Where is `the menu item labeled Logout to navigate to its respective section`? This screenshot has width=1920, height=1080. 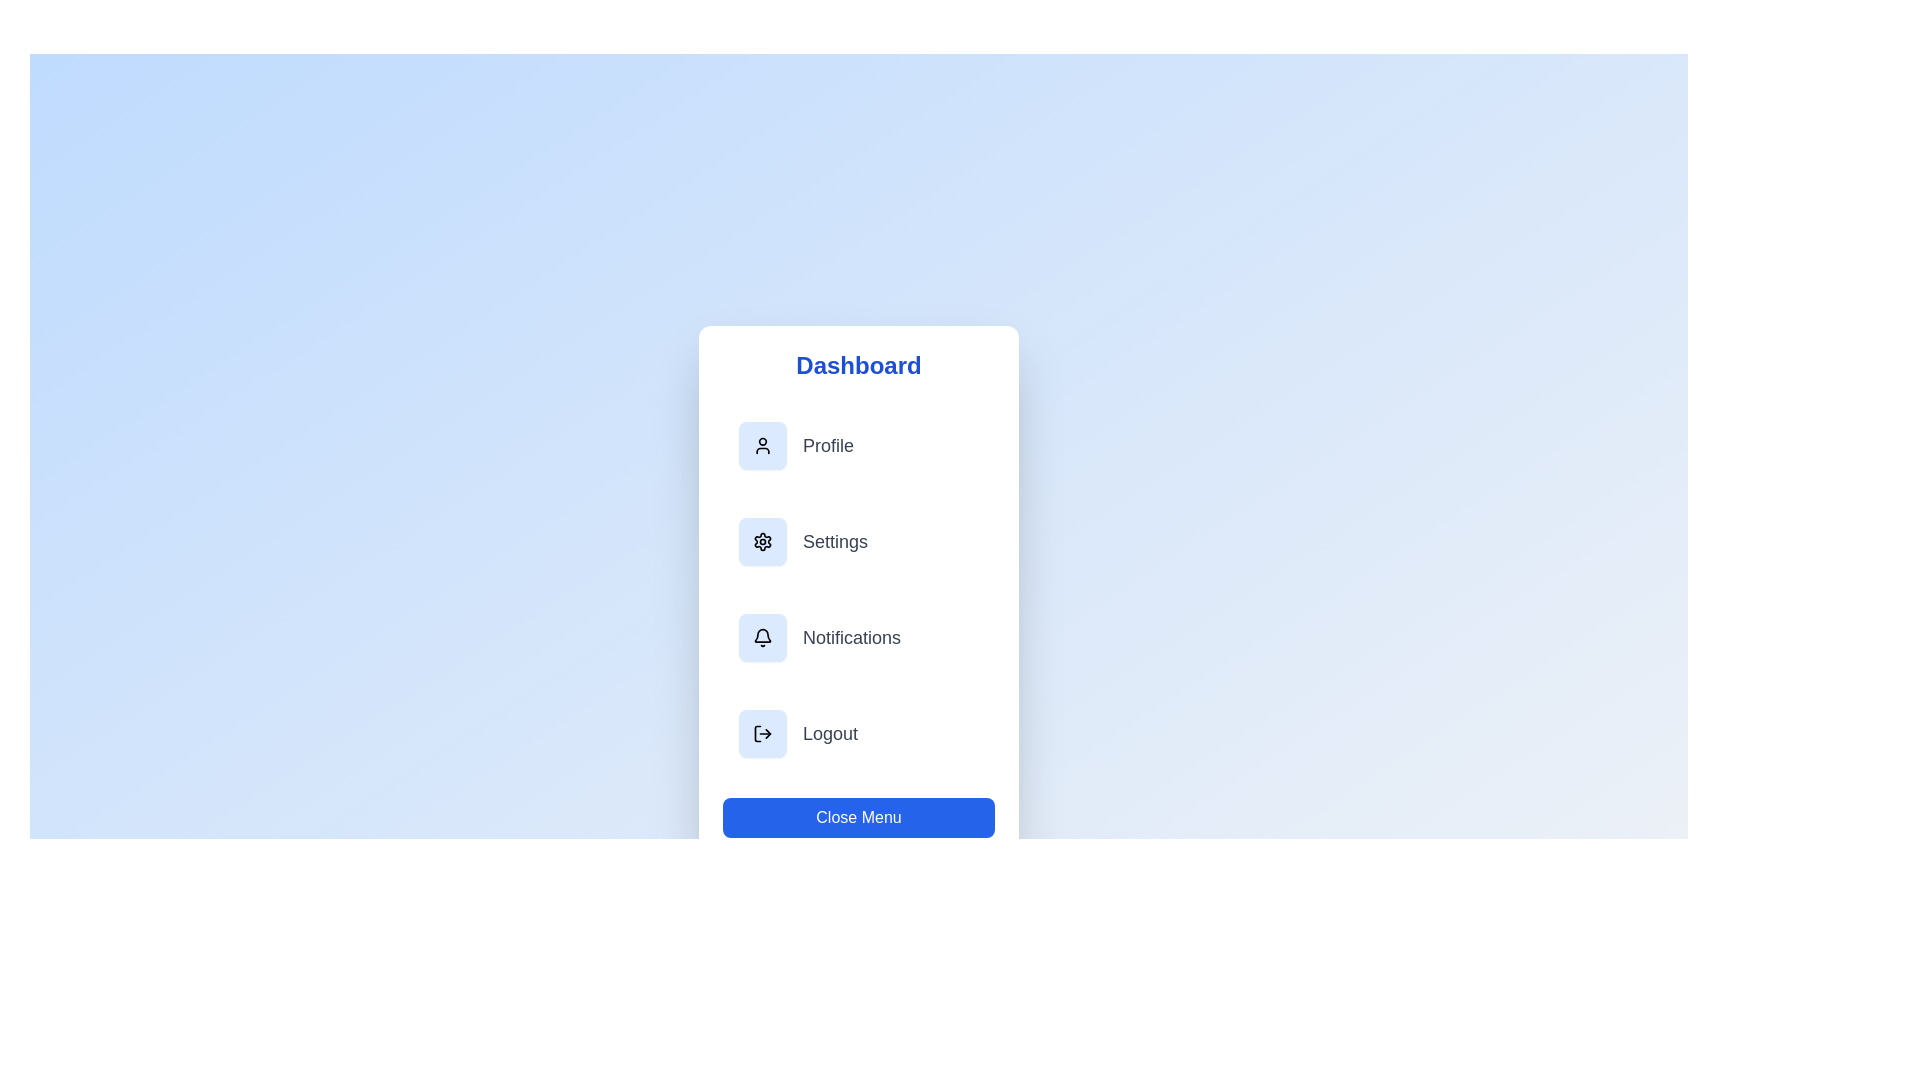 the menu item labeled Logout to navigate to its respective section is located at coordinates (859, 733).